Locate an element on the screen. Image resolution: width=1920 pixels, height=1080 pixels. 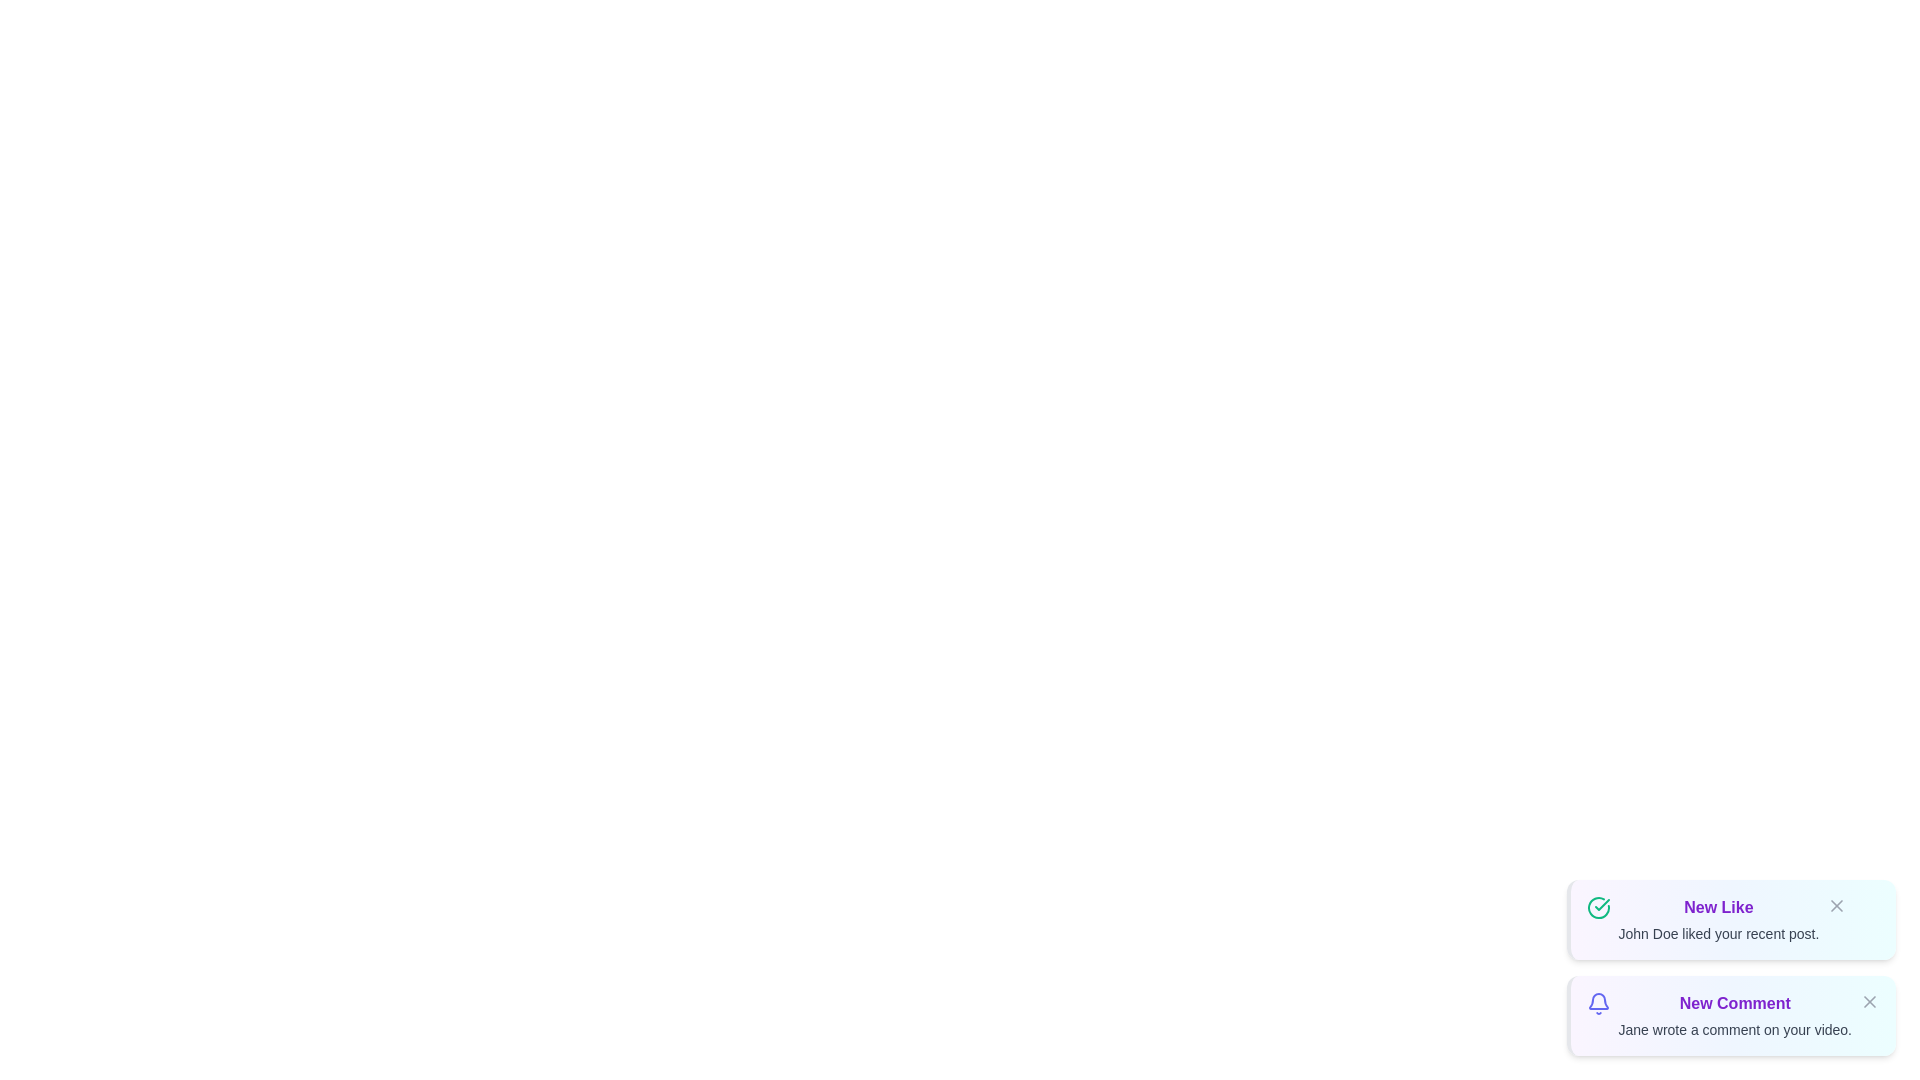
the notification labeled 'New Like' is located at coordinates (1730, 920).